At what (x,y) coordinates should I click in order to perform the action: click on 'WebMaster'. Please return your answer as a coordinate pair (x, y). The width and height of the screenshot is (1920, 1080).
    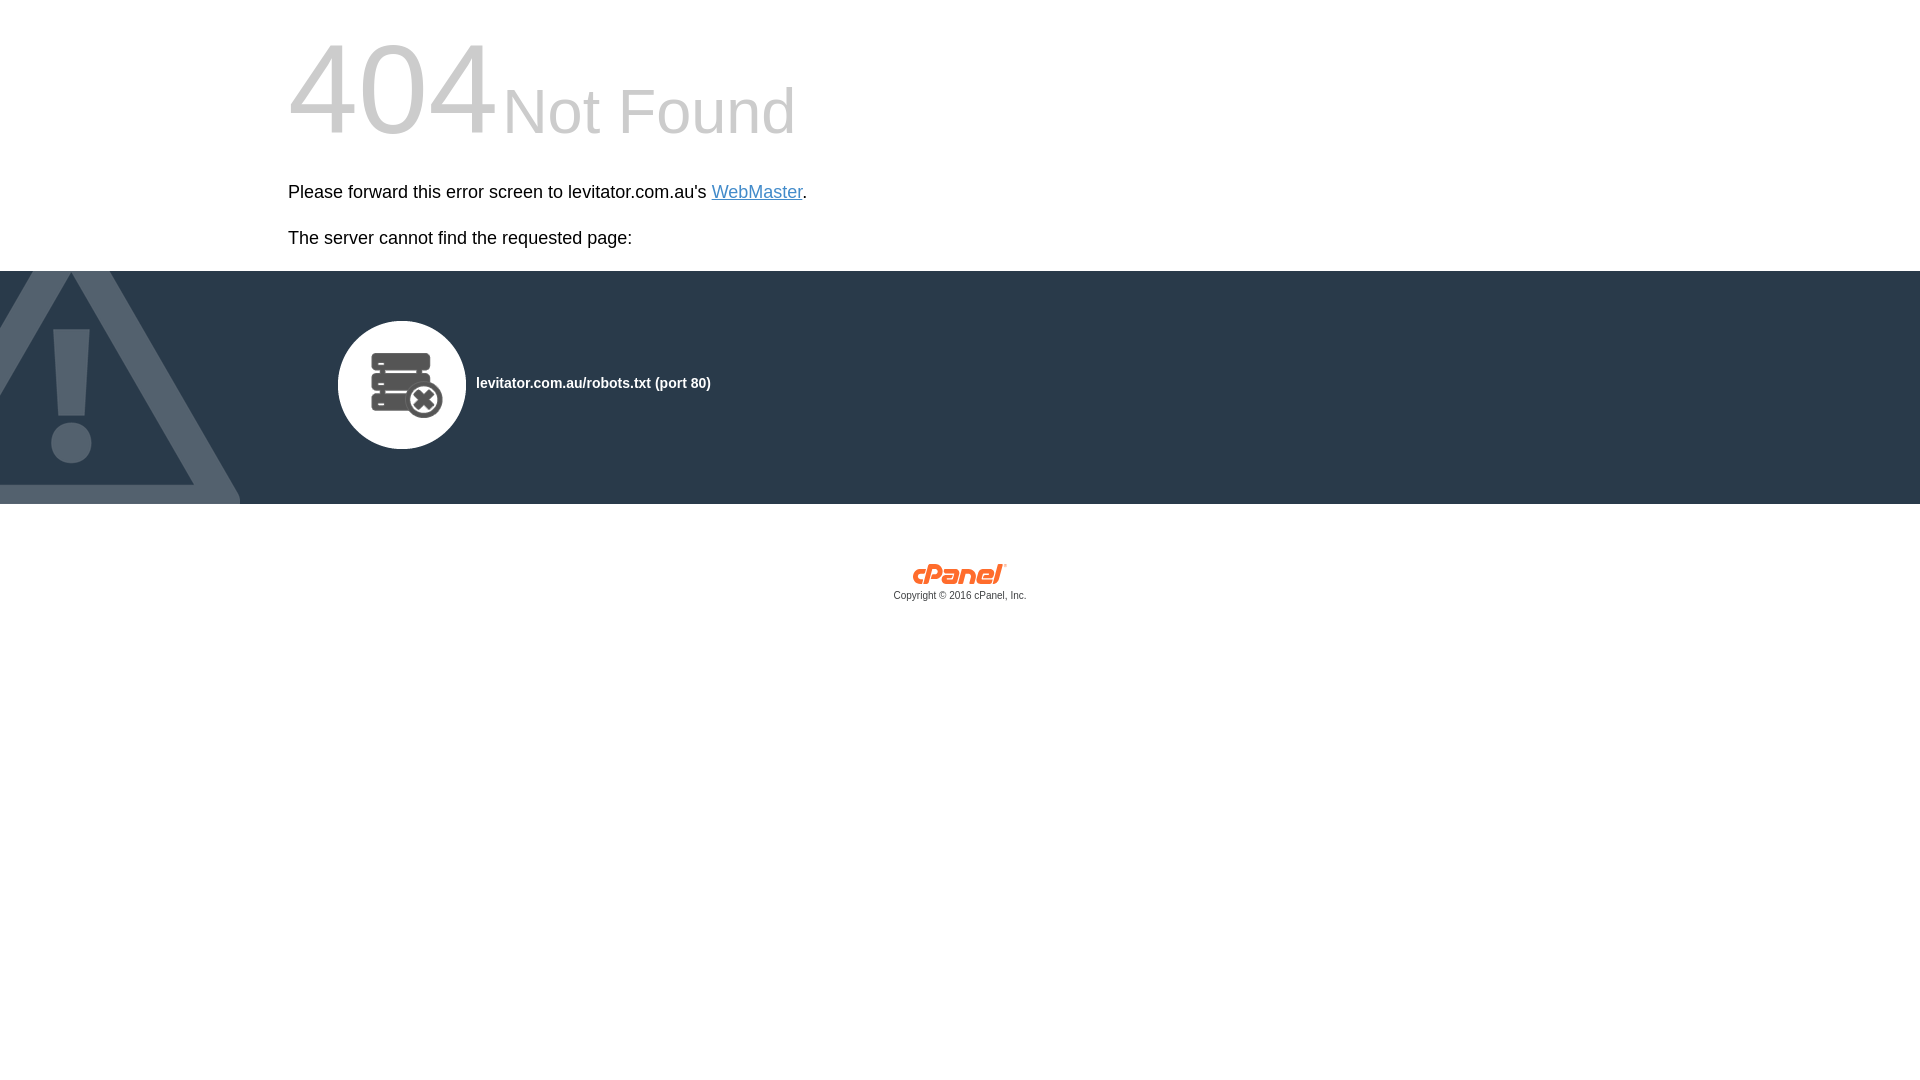
    Looking at the image, I should click on (756, 192).